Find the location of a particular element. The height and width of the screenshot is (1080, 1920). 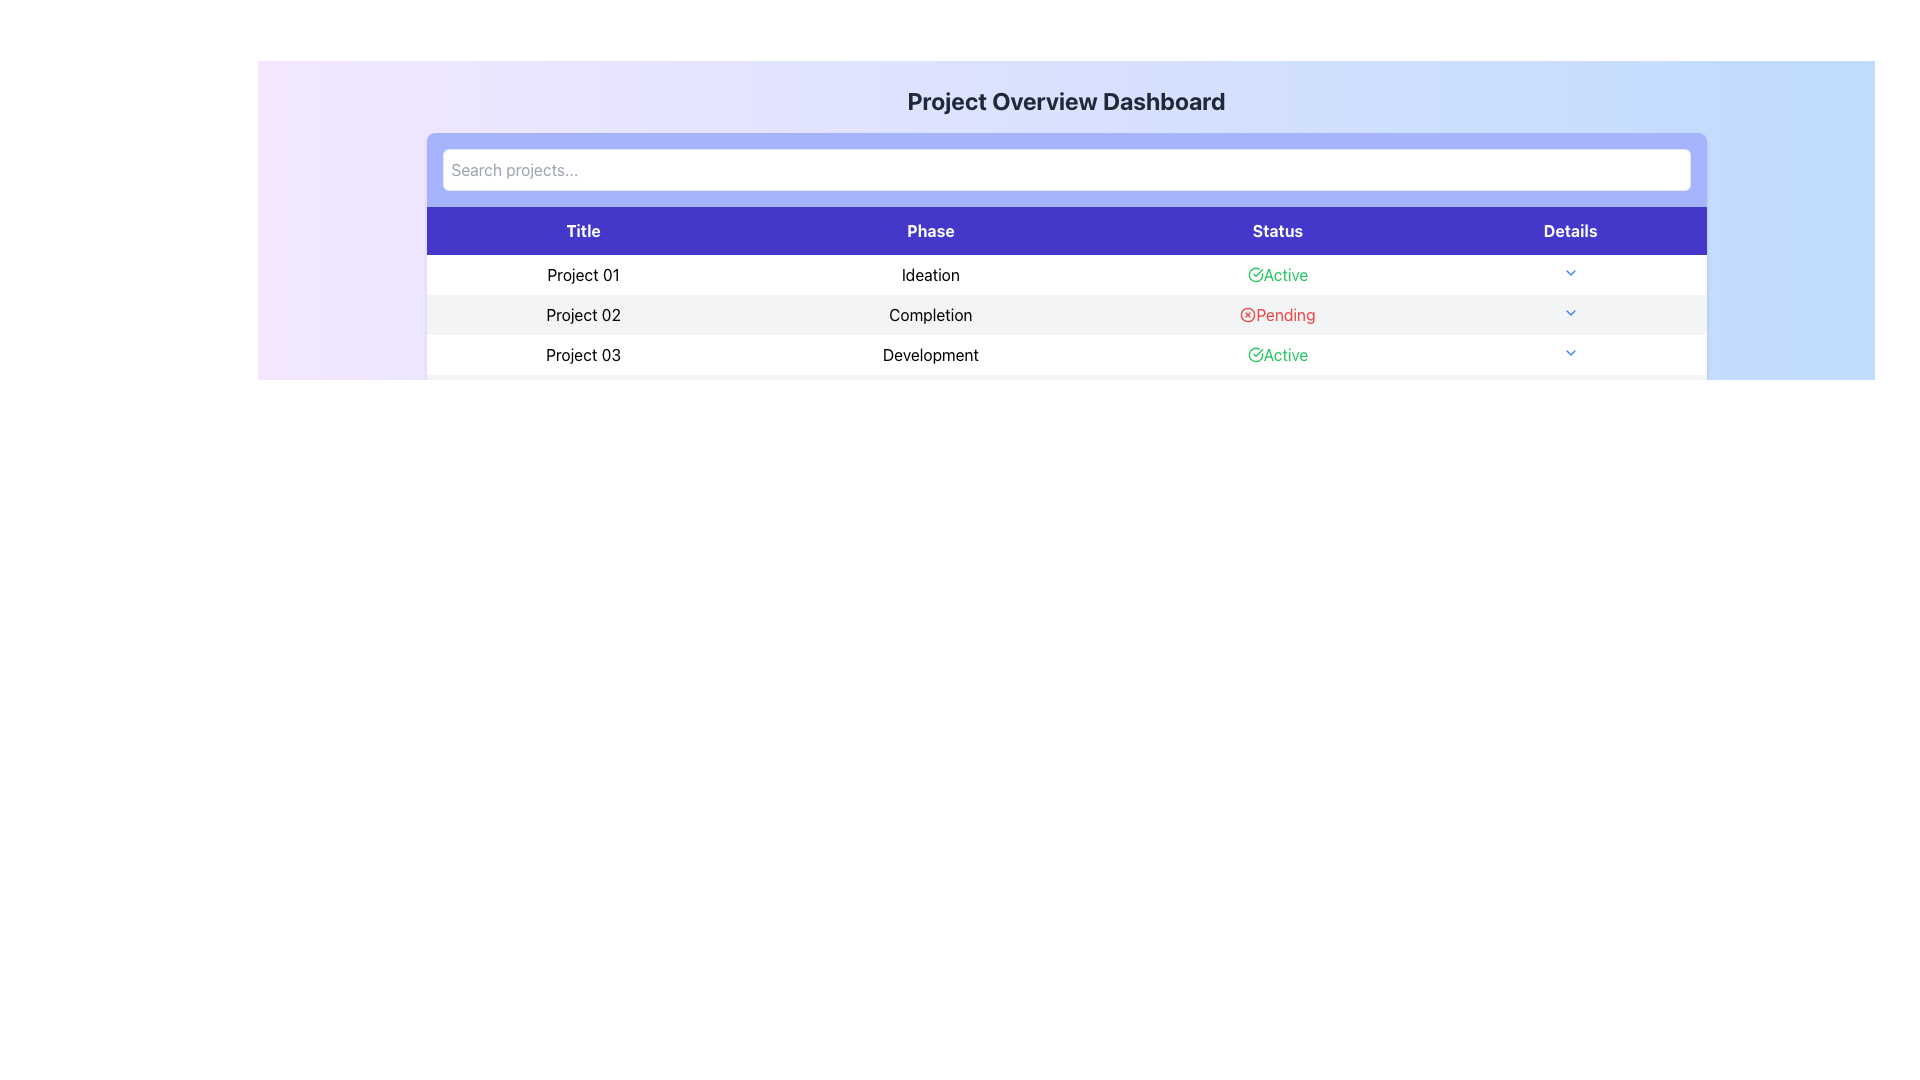

status indicator displaying 'Active' in the third column of the first row under the 'Project Overview Dashboard' heading for any status-specific styles is located at coordinates (1276, 274).